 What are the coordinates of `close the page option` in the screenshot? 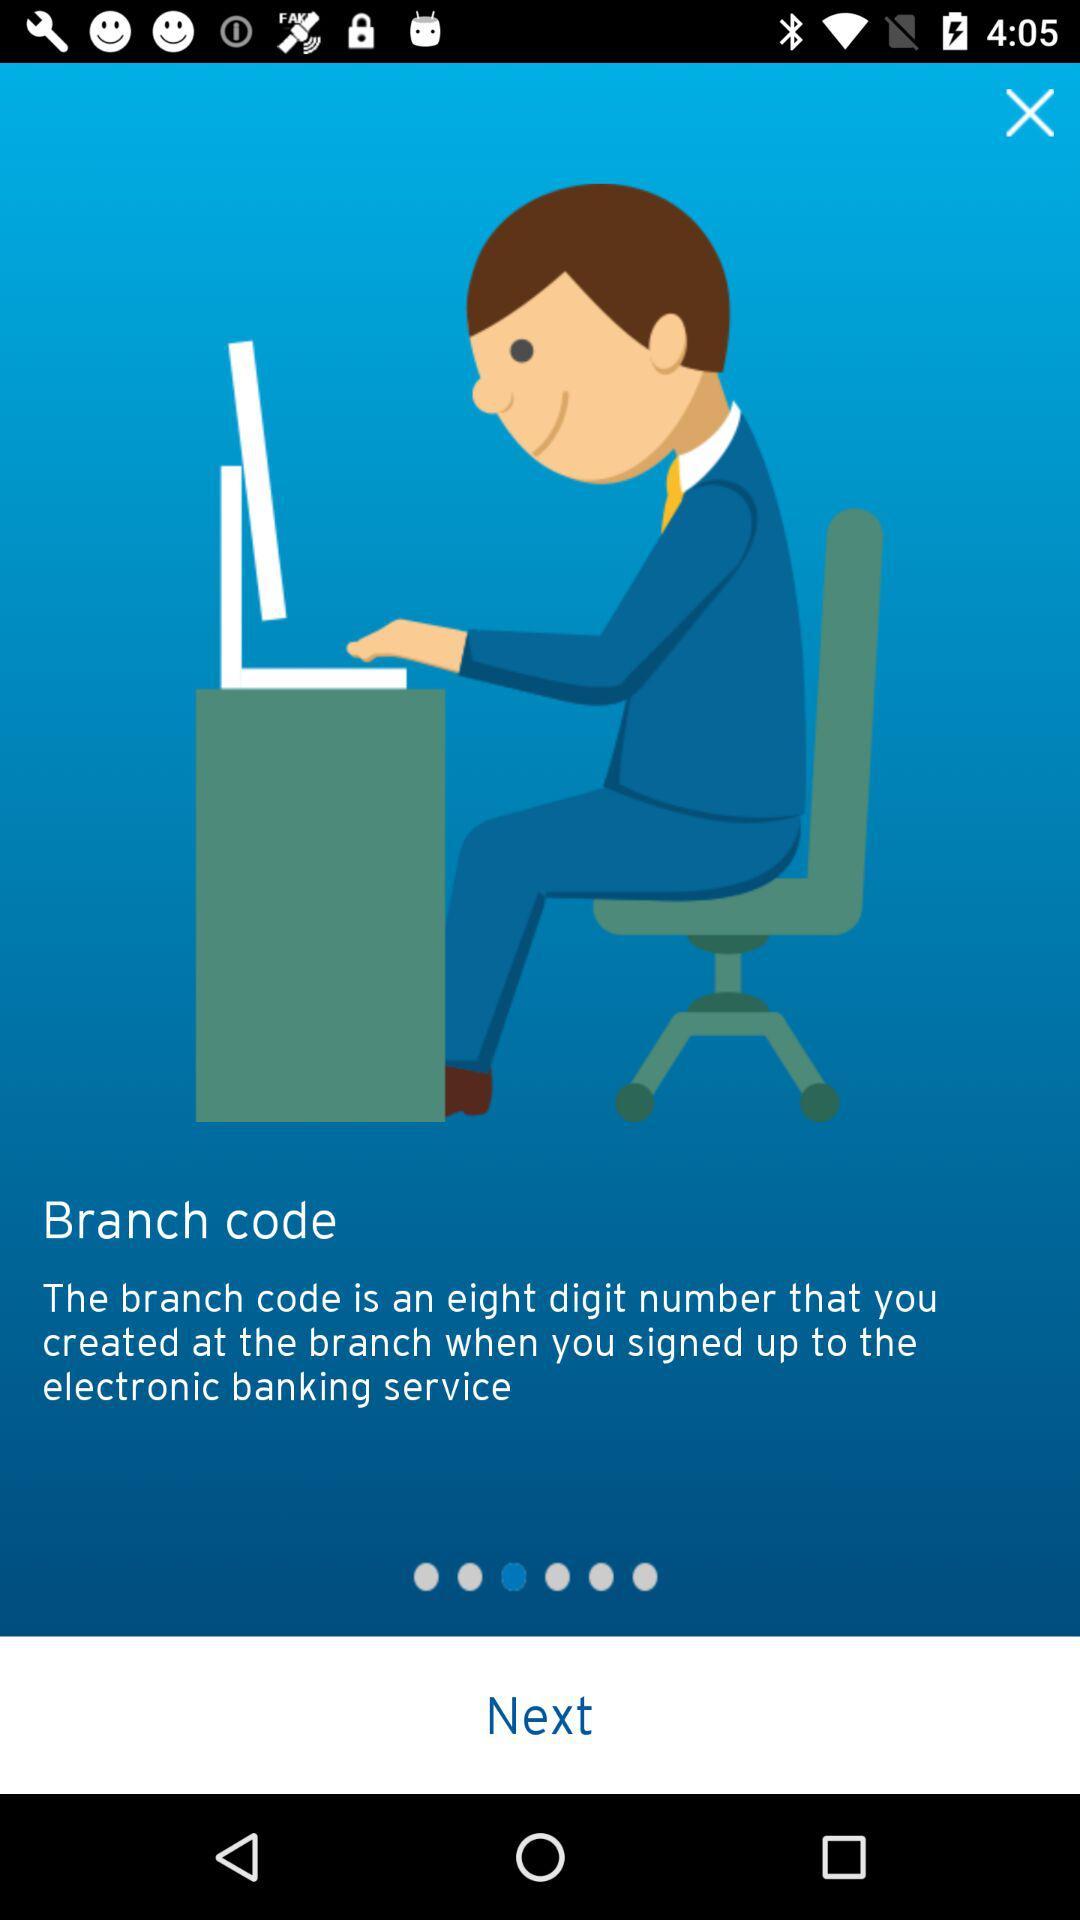 It's located at (1030, 111).